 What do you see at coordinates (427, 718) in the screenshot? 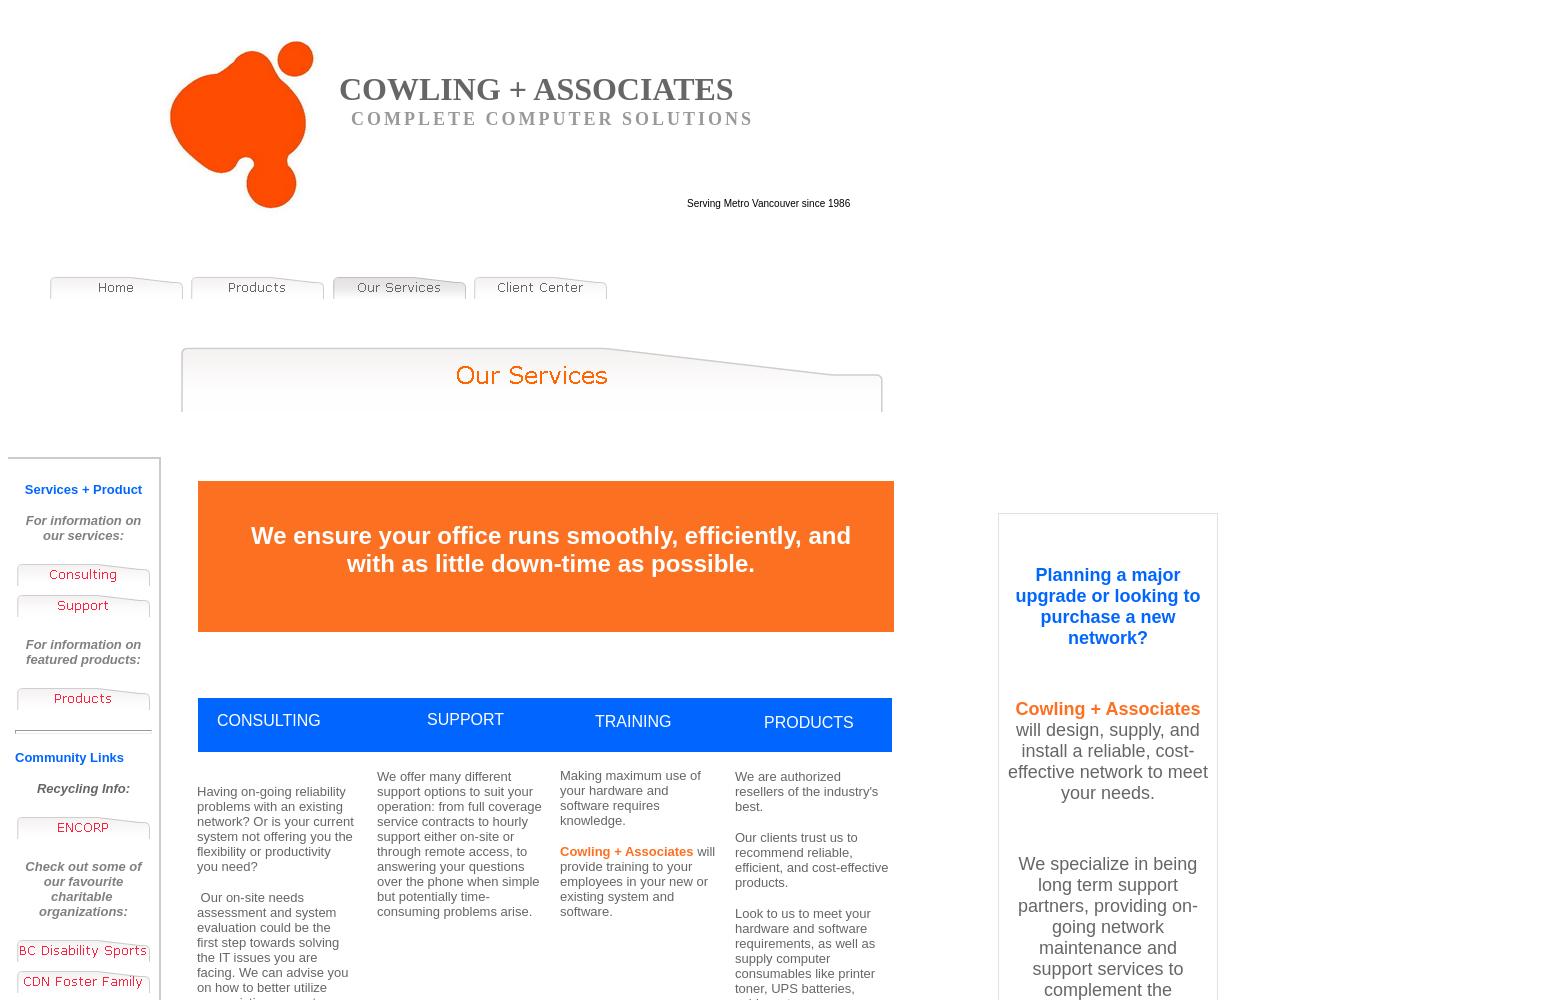
I see `'SUPPORT'` at bounding box center [427, 718].